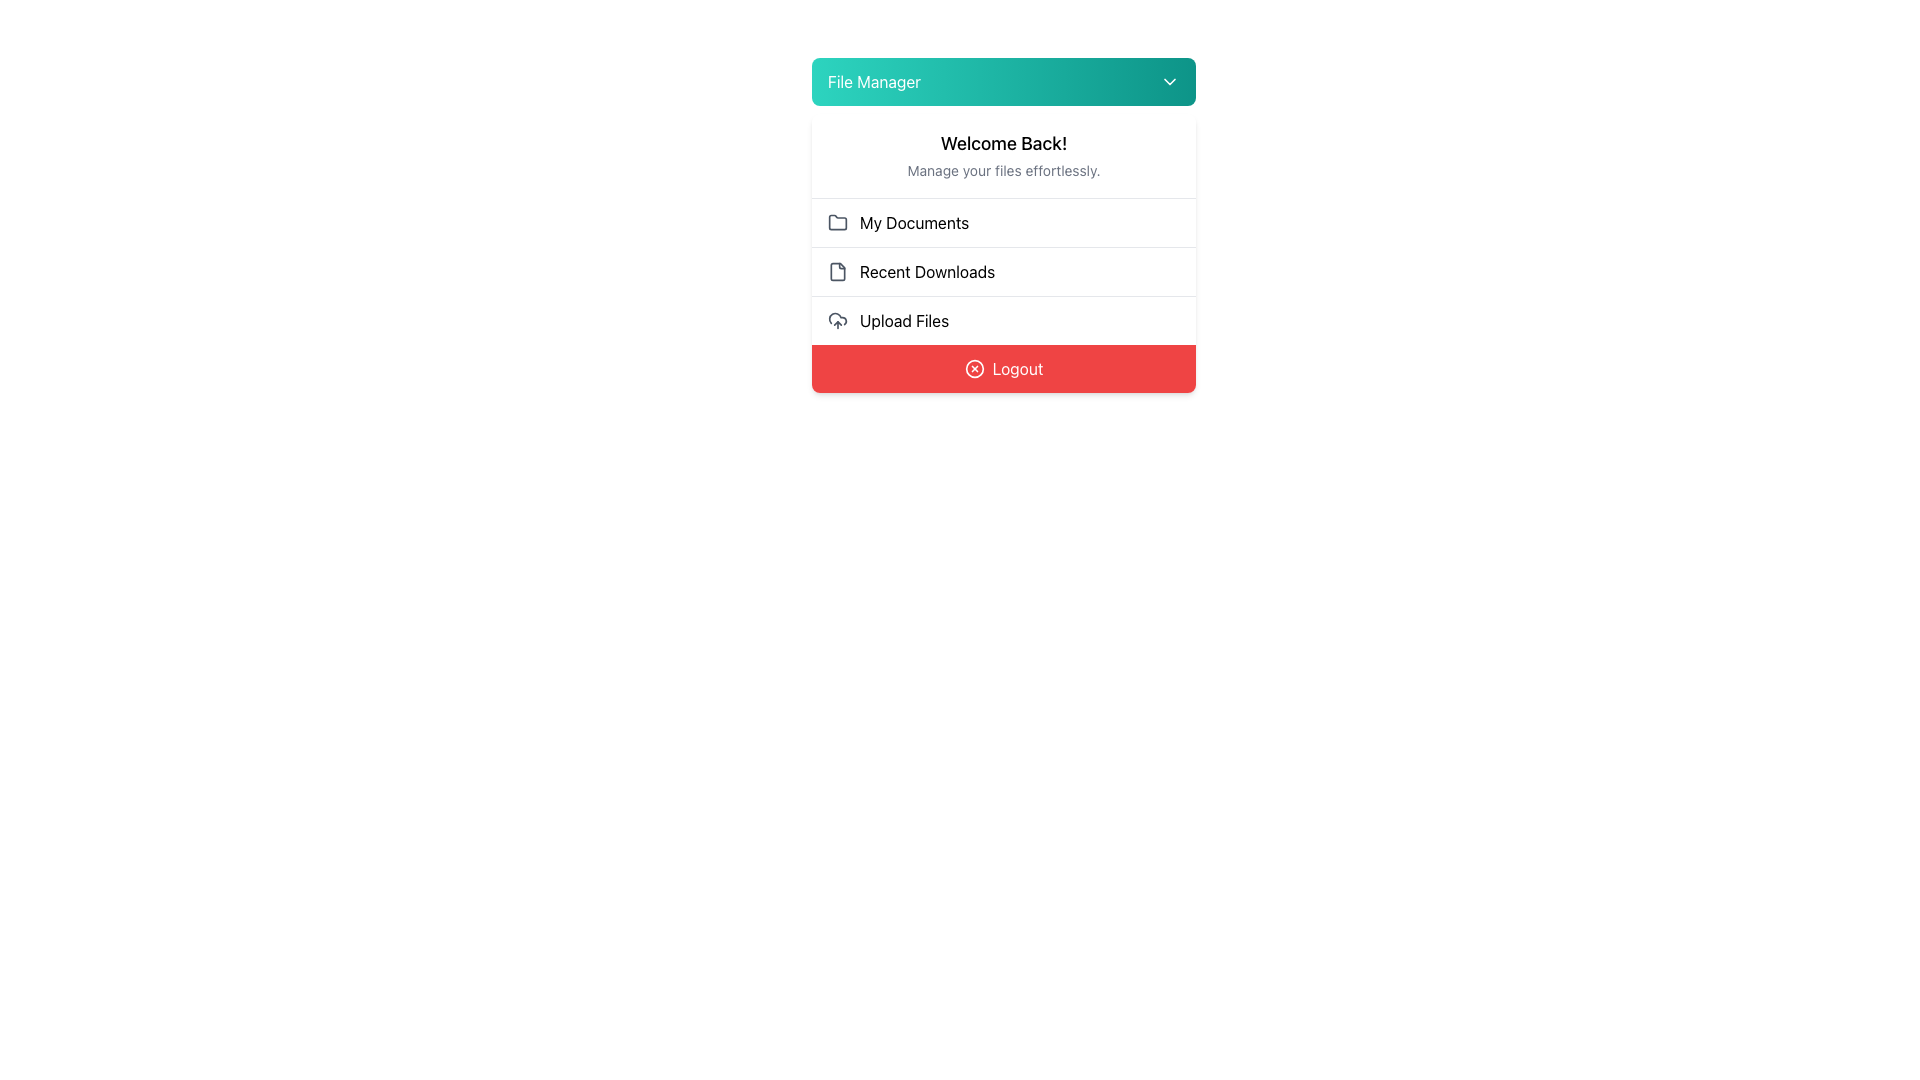 Image resolution: width=1920 pixels, height=1080 pixels. What do you see at coordinates (1003, 142) in the screenshot?
I see `the welcoming title Text Display element, which serves as a header for the surrounding content and is located above the 'Manage your files effortlessly.' text` at bounding box center [1003, 142].